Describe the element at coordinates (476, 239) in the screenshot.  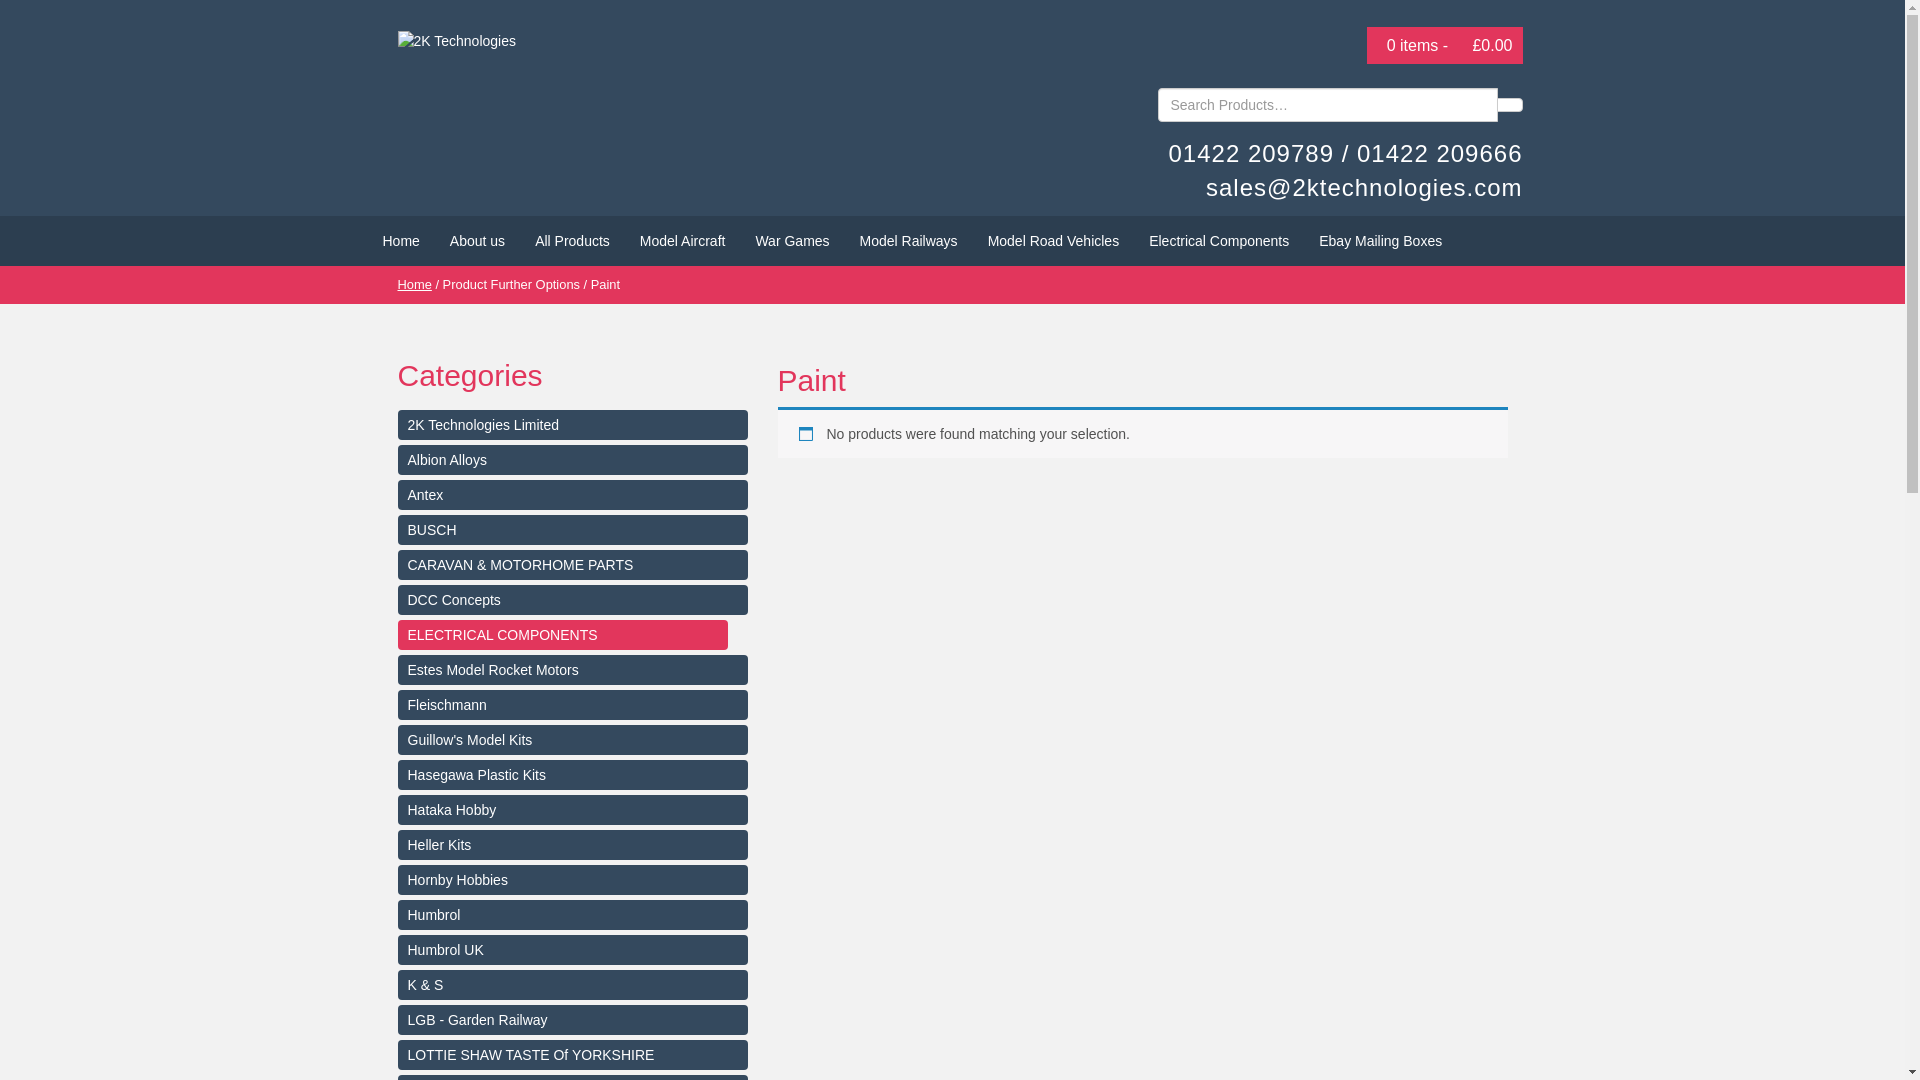
I see `'About us'` at that location.